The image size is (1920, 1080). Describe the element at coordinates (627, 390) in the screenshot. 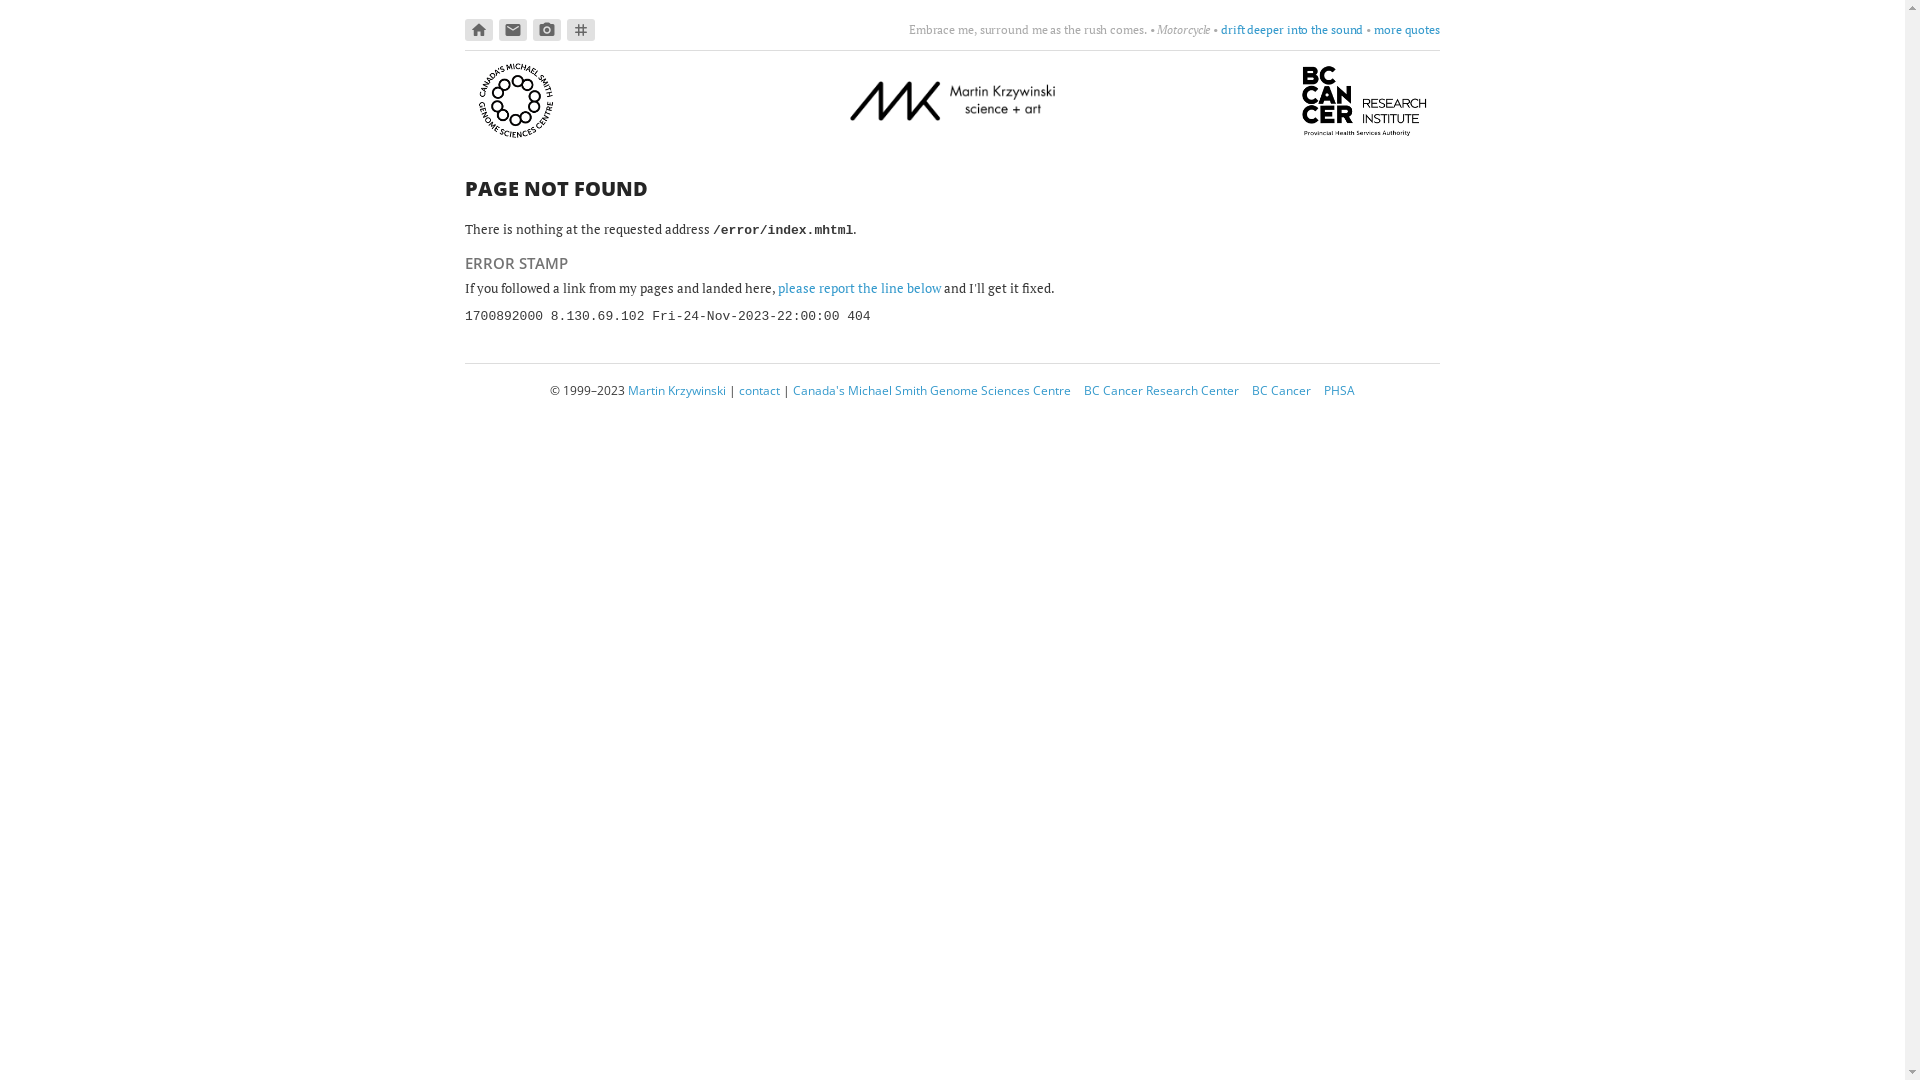

I see `'Martin Krzywinski'` at that location.